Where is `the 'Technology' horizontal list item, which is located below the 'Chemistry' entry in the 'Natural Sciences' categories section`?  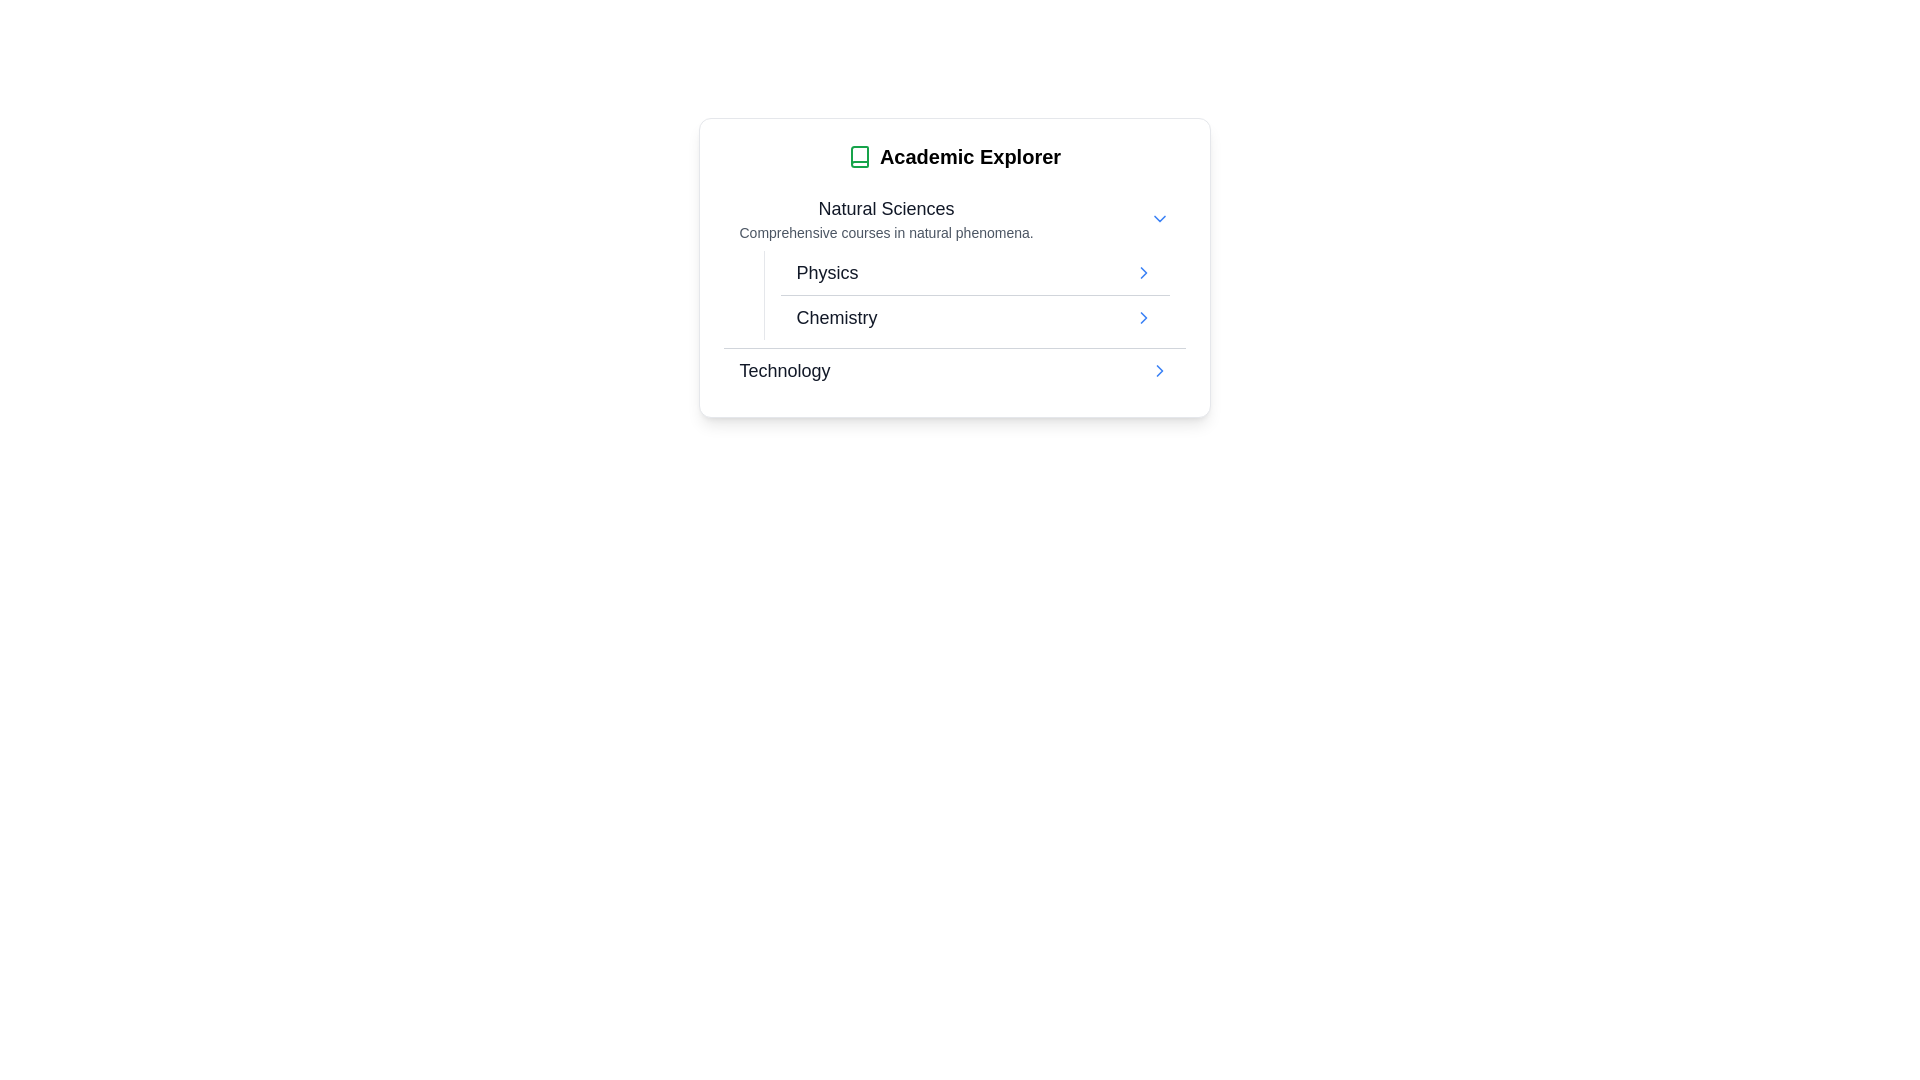 the 'Technology' horizontal list item, which is located below the 'Chemistry' entry in the 'Natural Sciences' categories section is located at coordinates (953, 370).